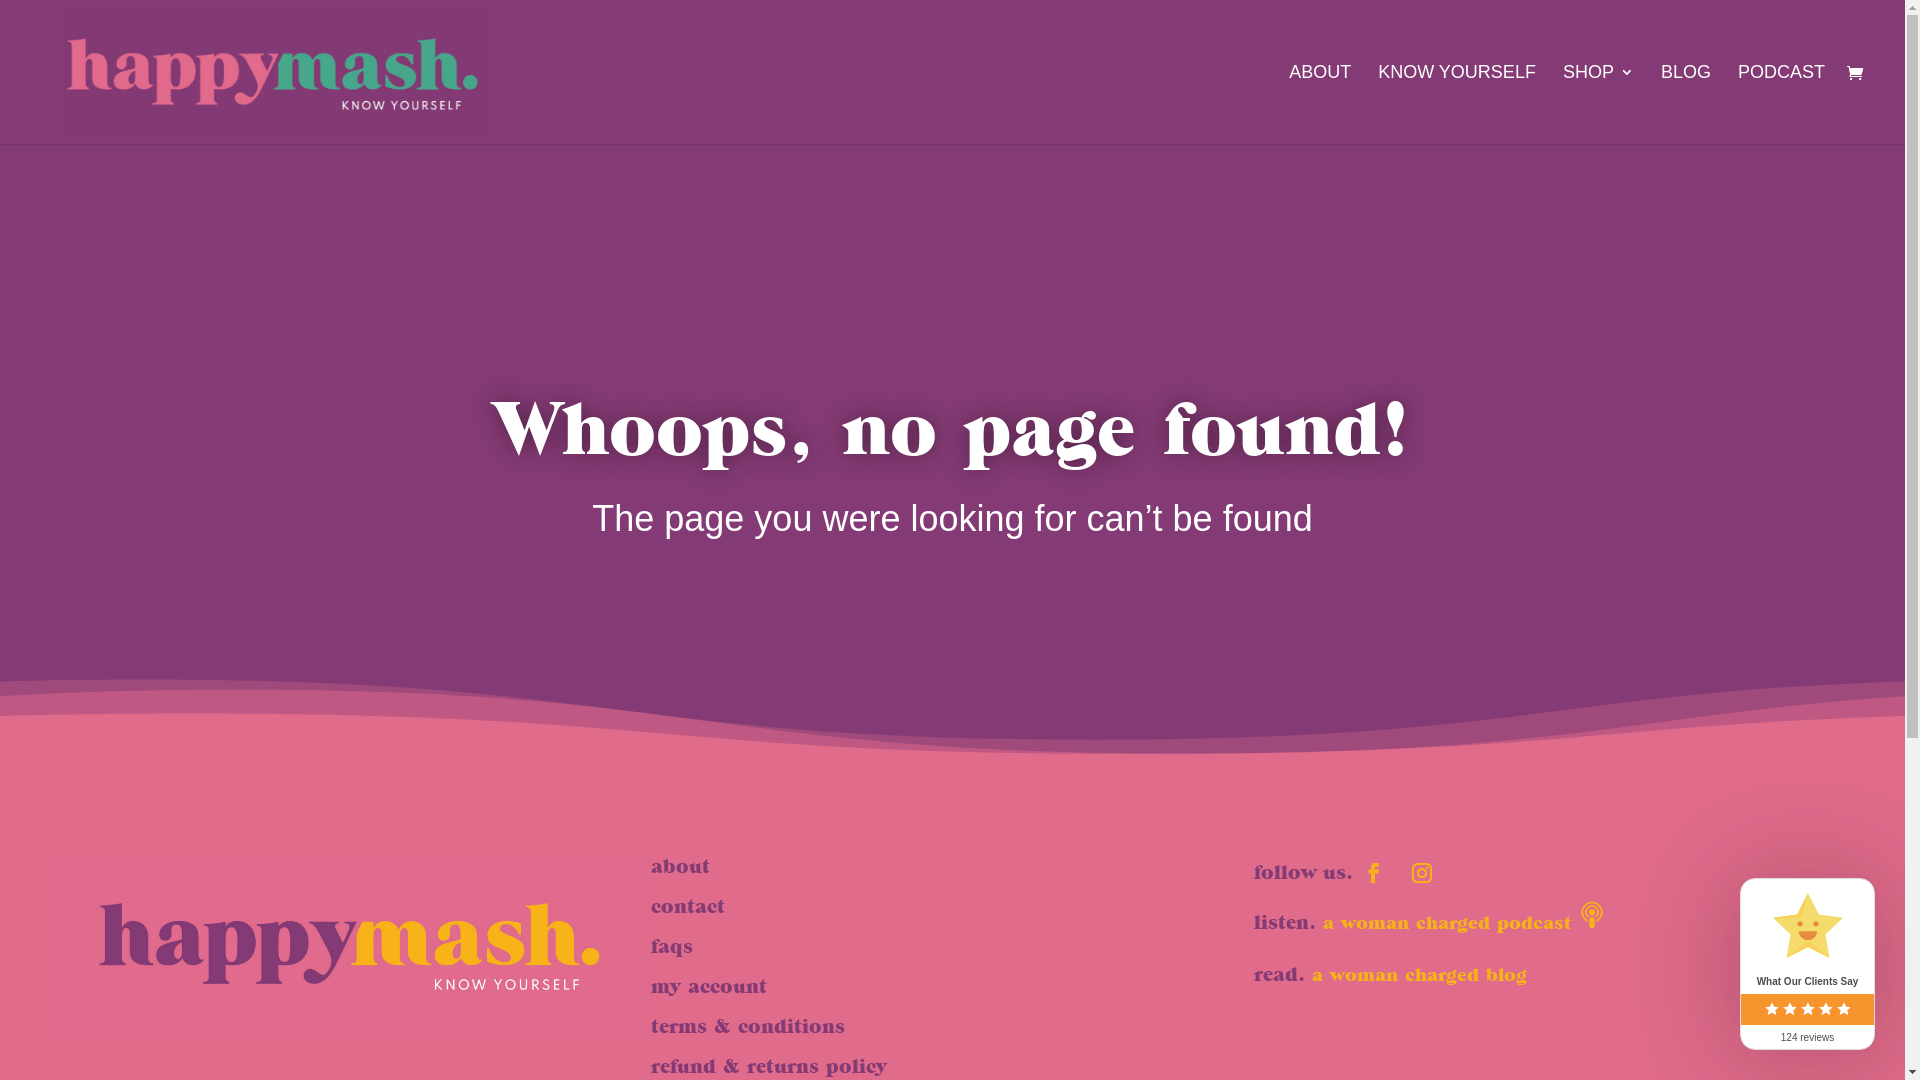 The height and width of the screenshot is (1080, 1920). What do you see at coordinates (1457, 104) in the screenshot?
I see `'KNOW YOURSELF'` at bounding box center [1457, 104].